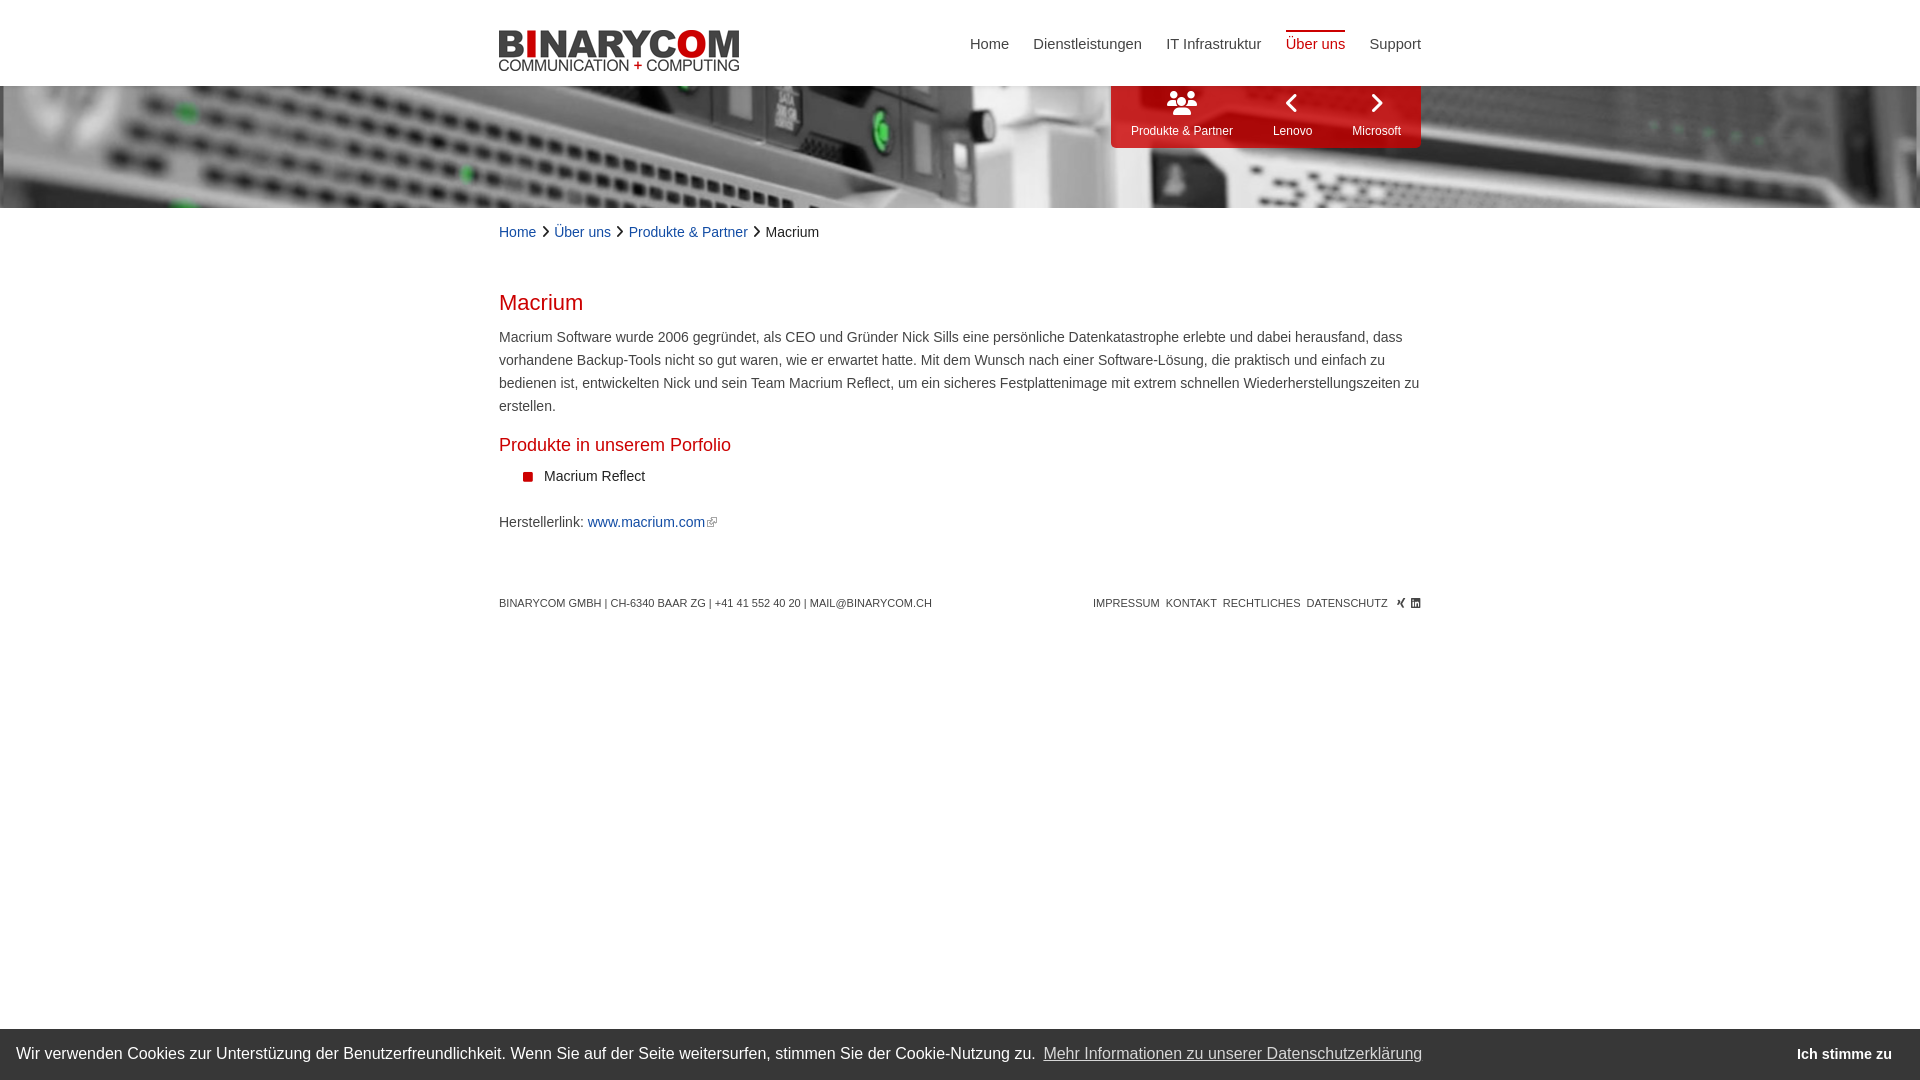 This screenshot has width=1920, height=1080. I want to click on 'Produkte & Partner', so click(627, 230).